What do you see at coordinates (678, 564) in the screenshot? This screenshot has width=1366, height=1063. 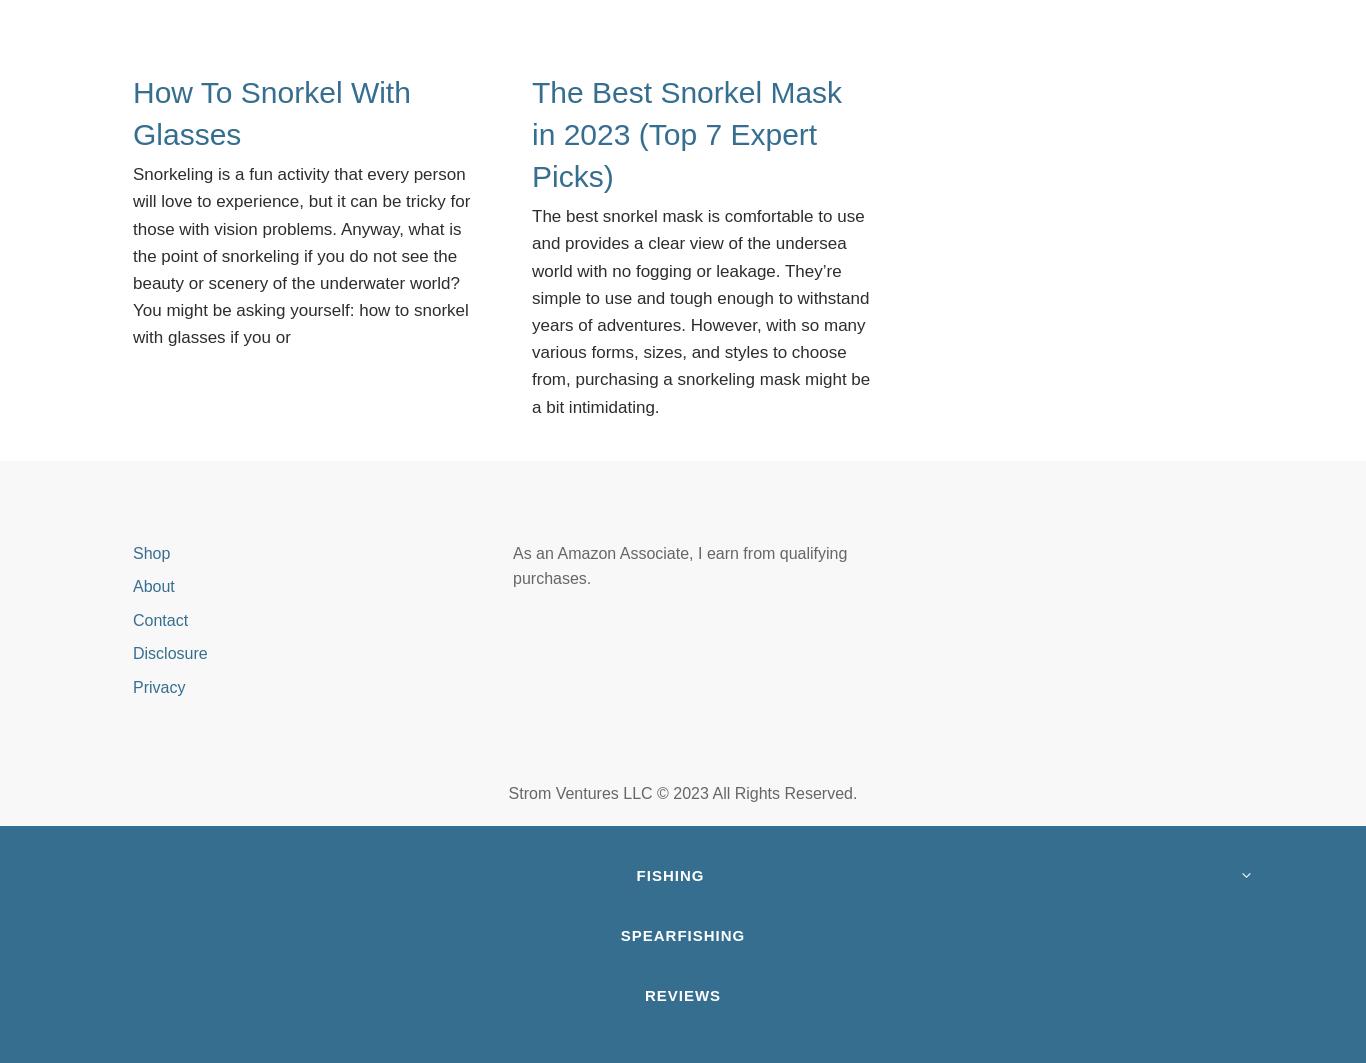 I see `'As an Amazon Associate, I earn from qualifying purchases.'` at bounding box center [678, 564].